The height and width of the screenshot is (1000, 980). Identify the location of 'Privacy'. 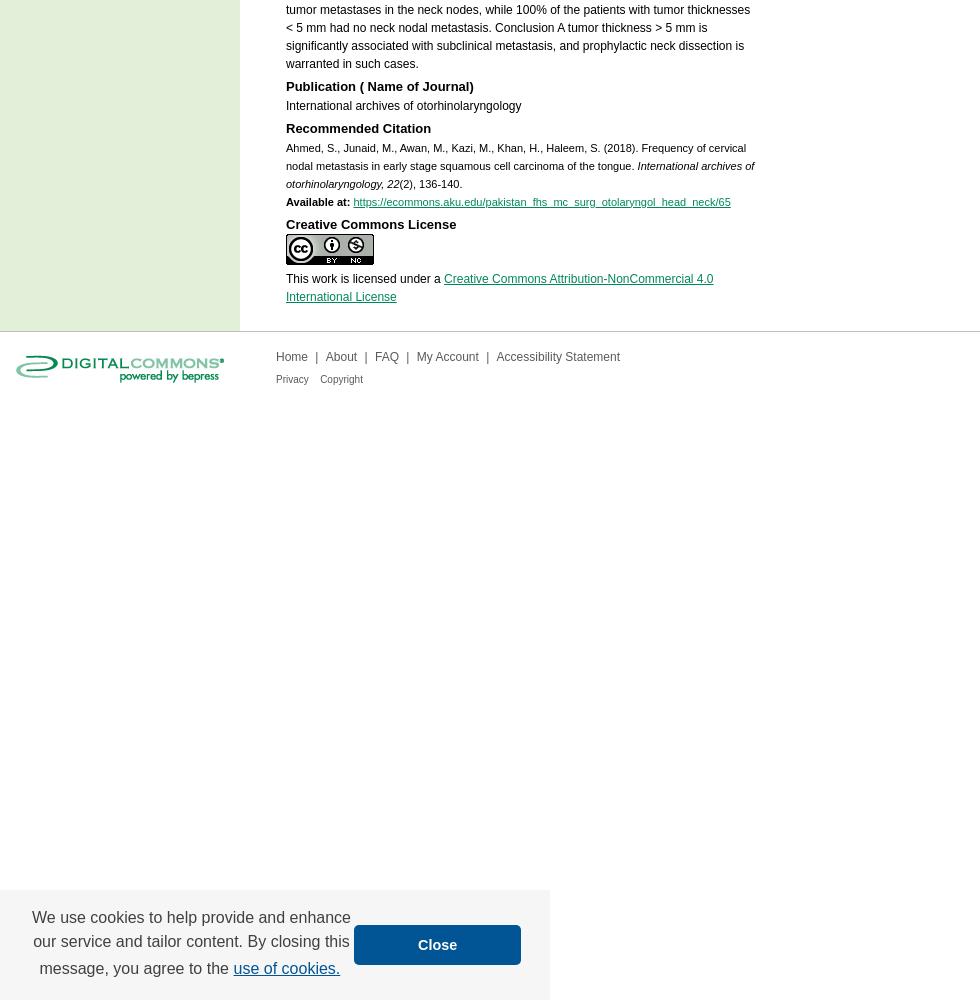
(292, 379).